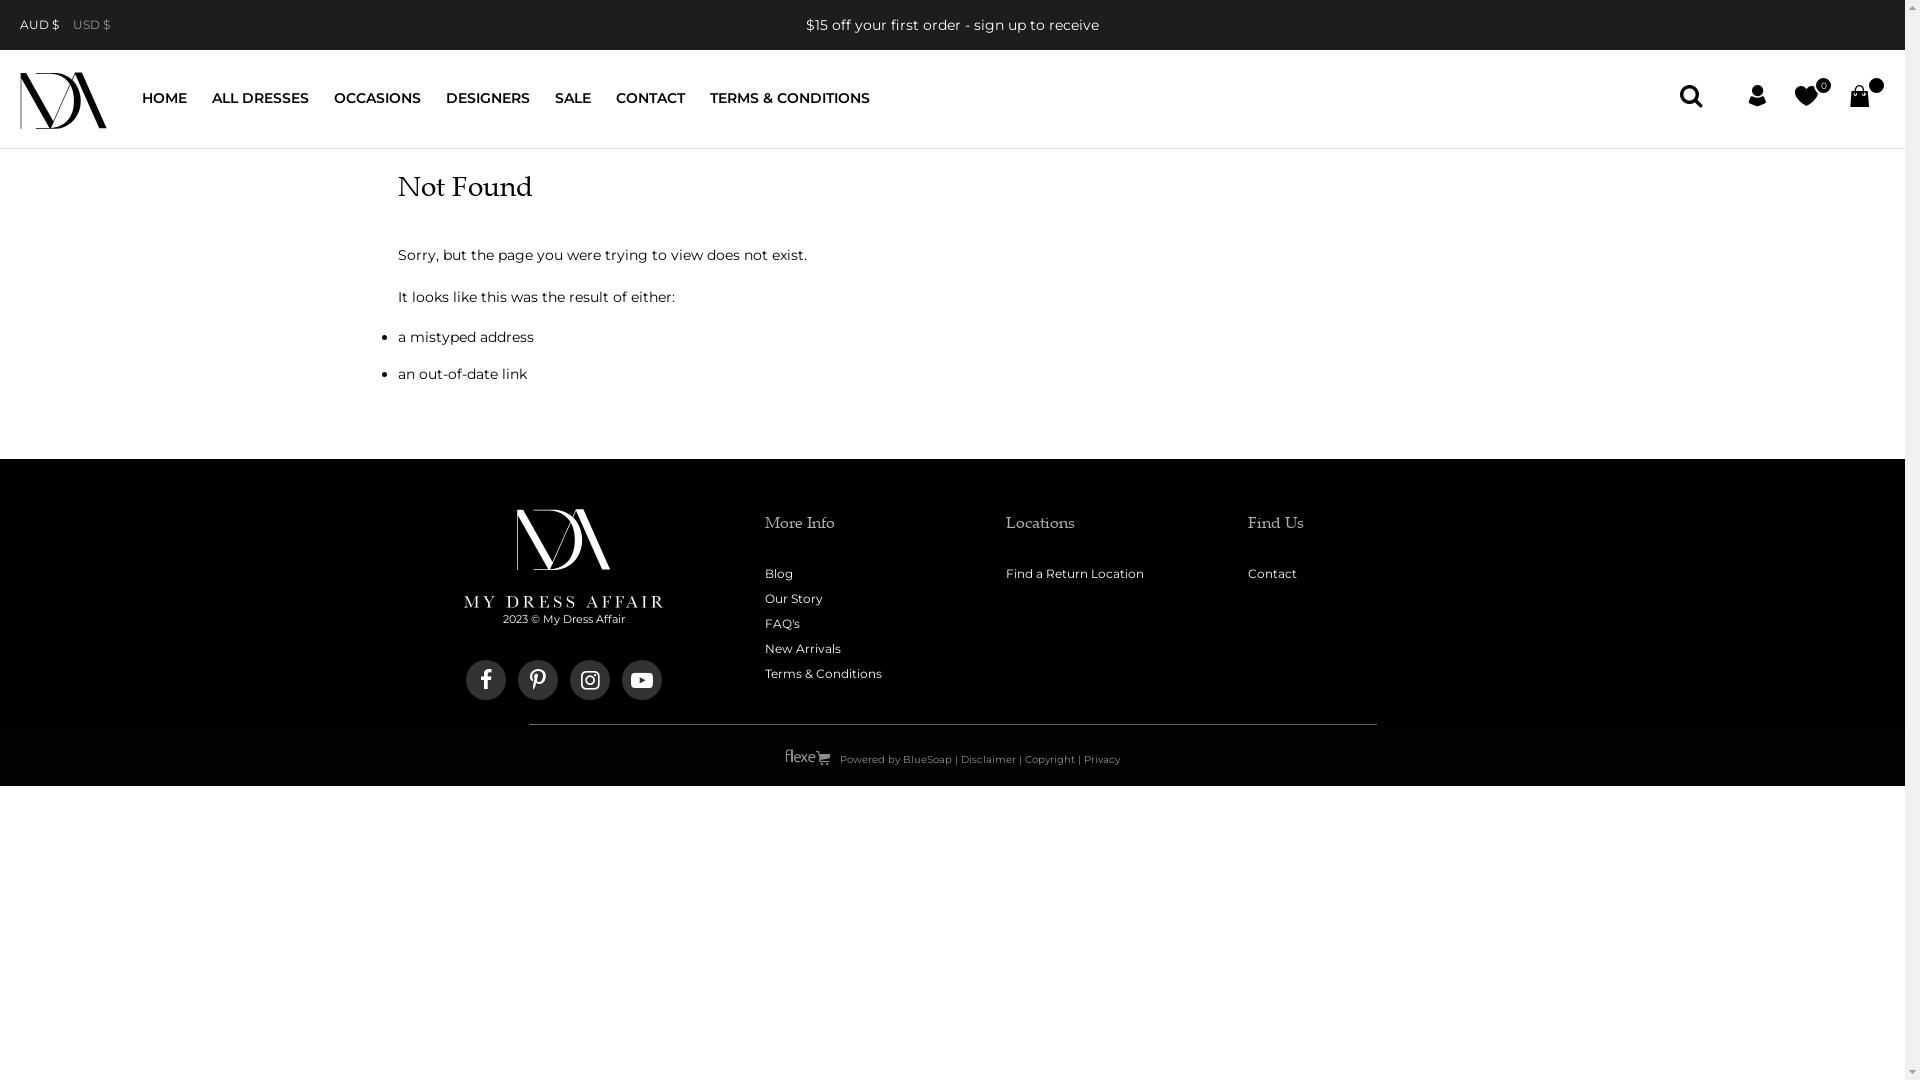 The height and width of the screenshot is (1080, 1920). Describe the element at coordinates (1806, 99) in the screenshot. I see `'0'` at that location.